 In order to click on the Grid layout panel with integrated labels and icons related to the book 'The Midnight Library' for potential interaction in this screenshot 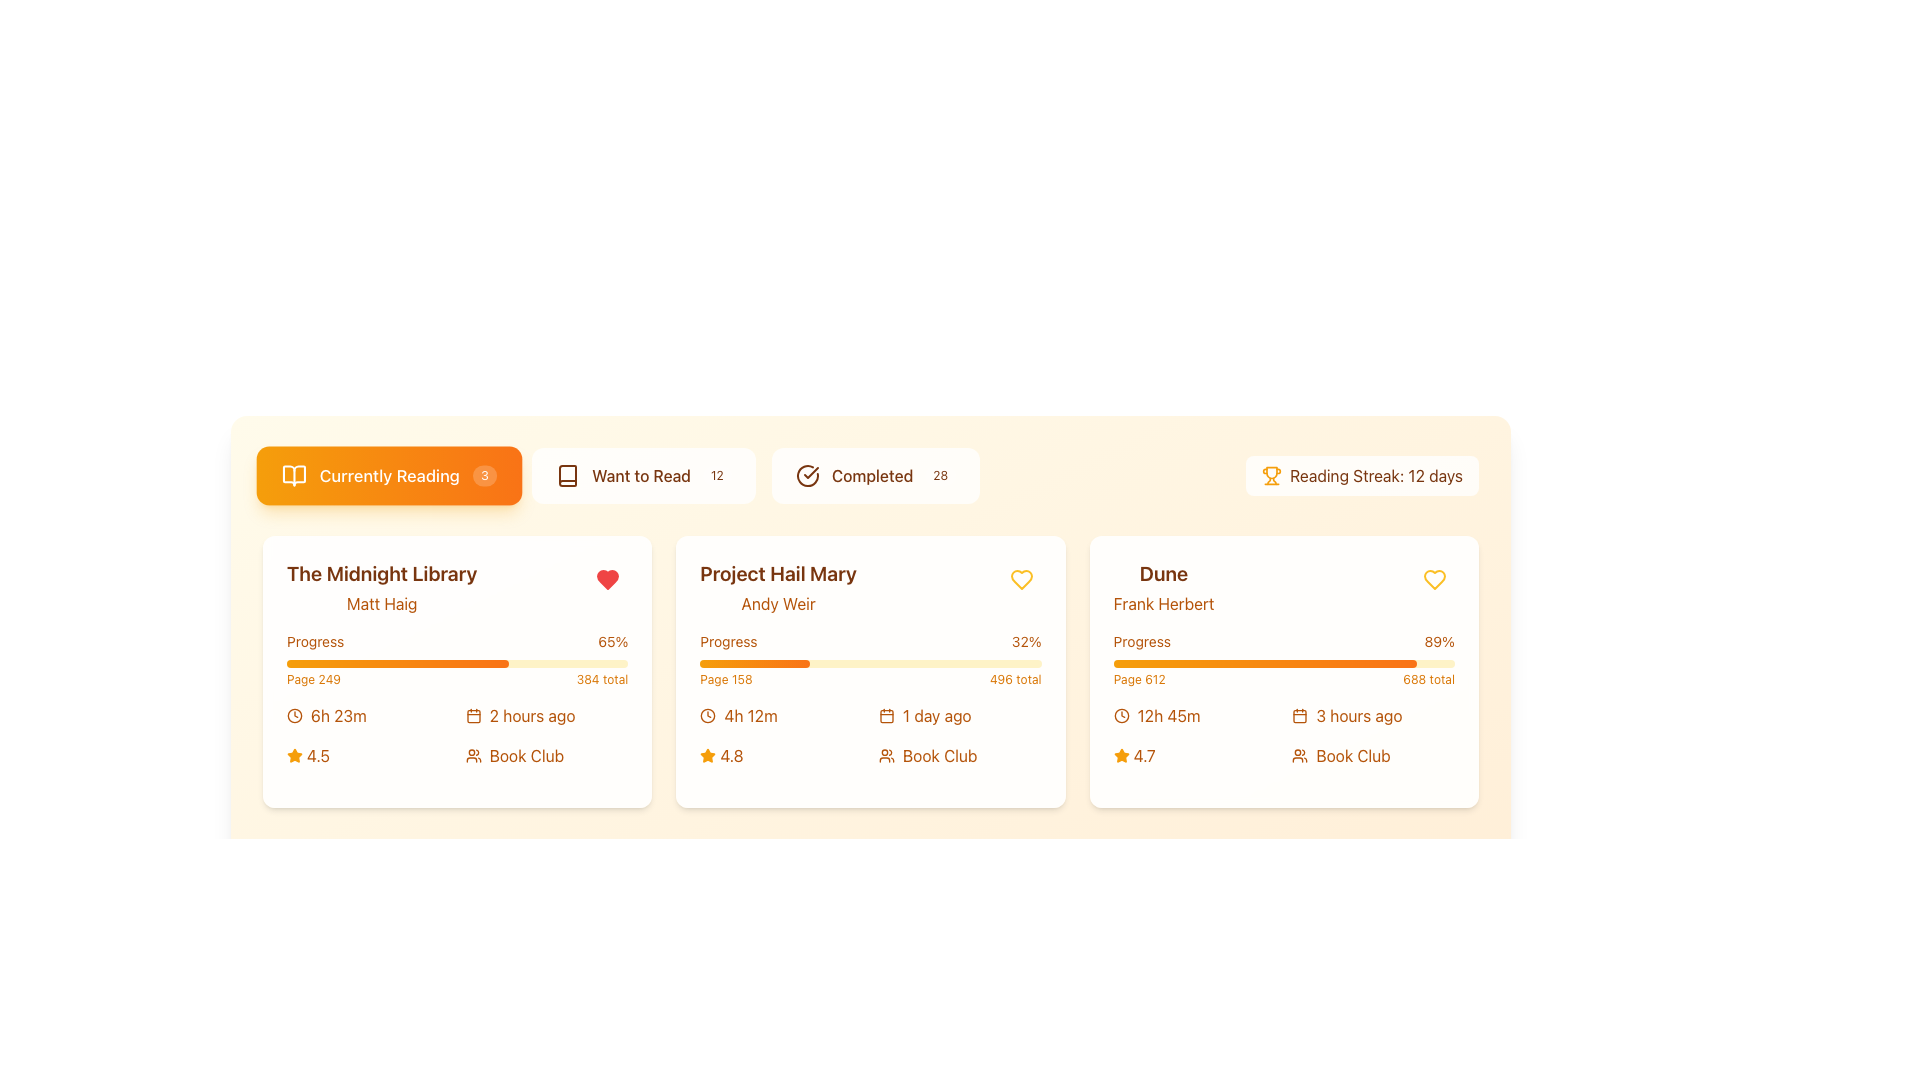, I will do `click(456, 736)`.